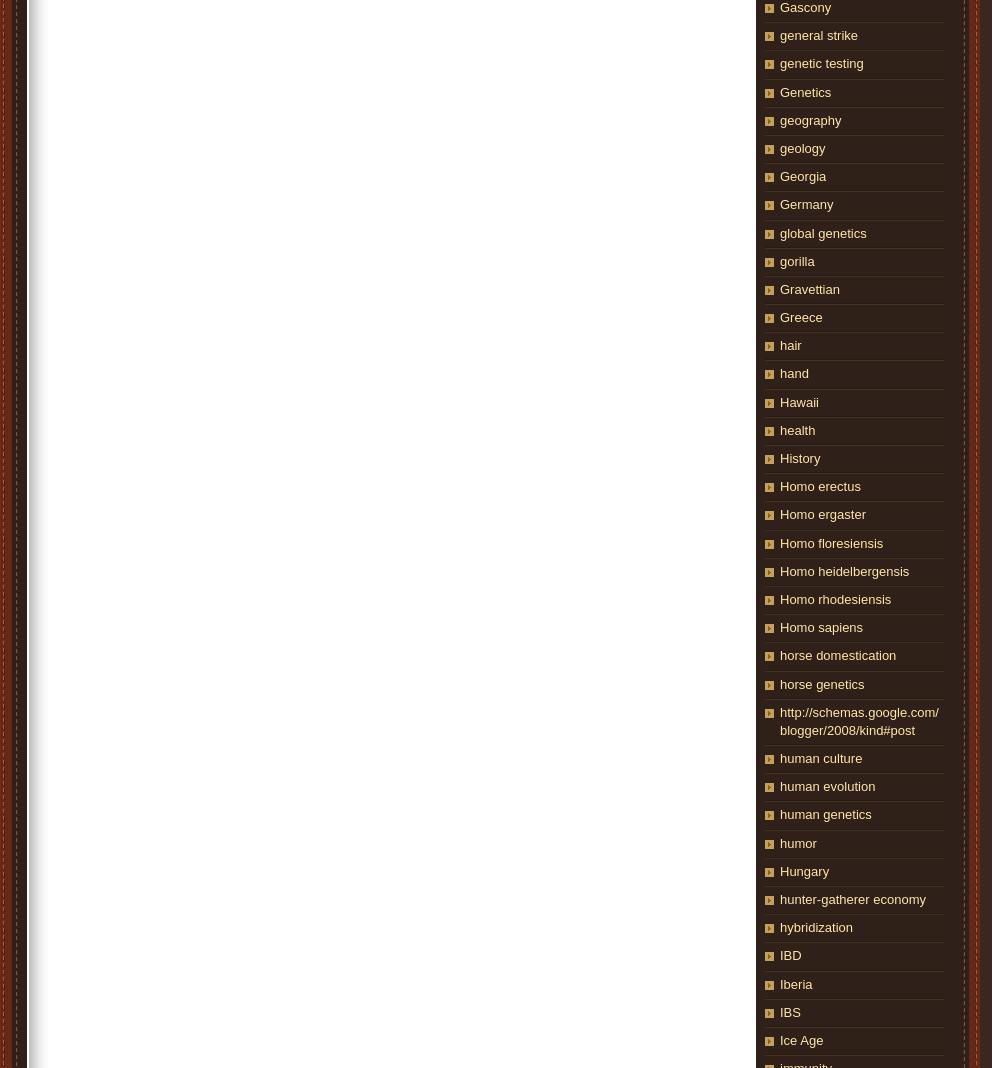  I want to click on 'global genetics', so click(822, 232).